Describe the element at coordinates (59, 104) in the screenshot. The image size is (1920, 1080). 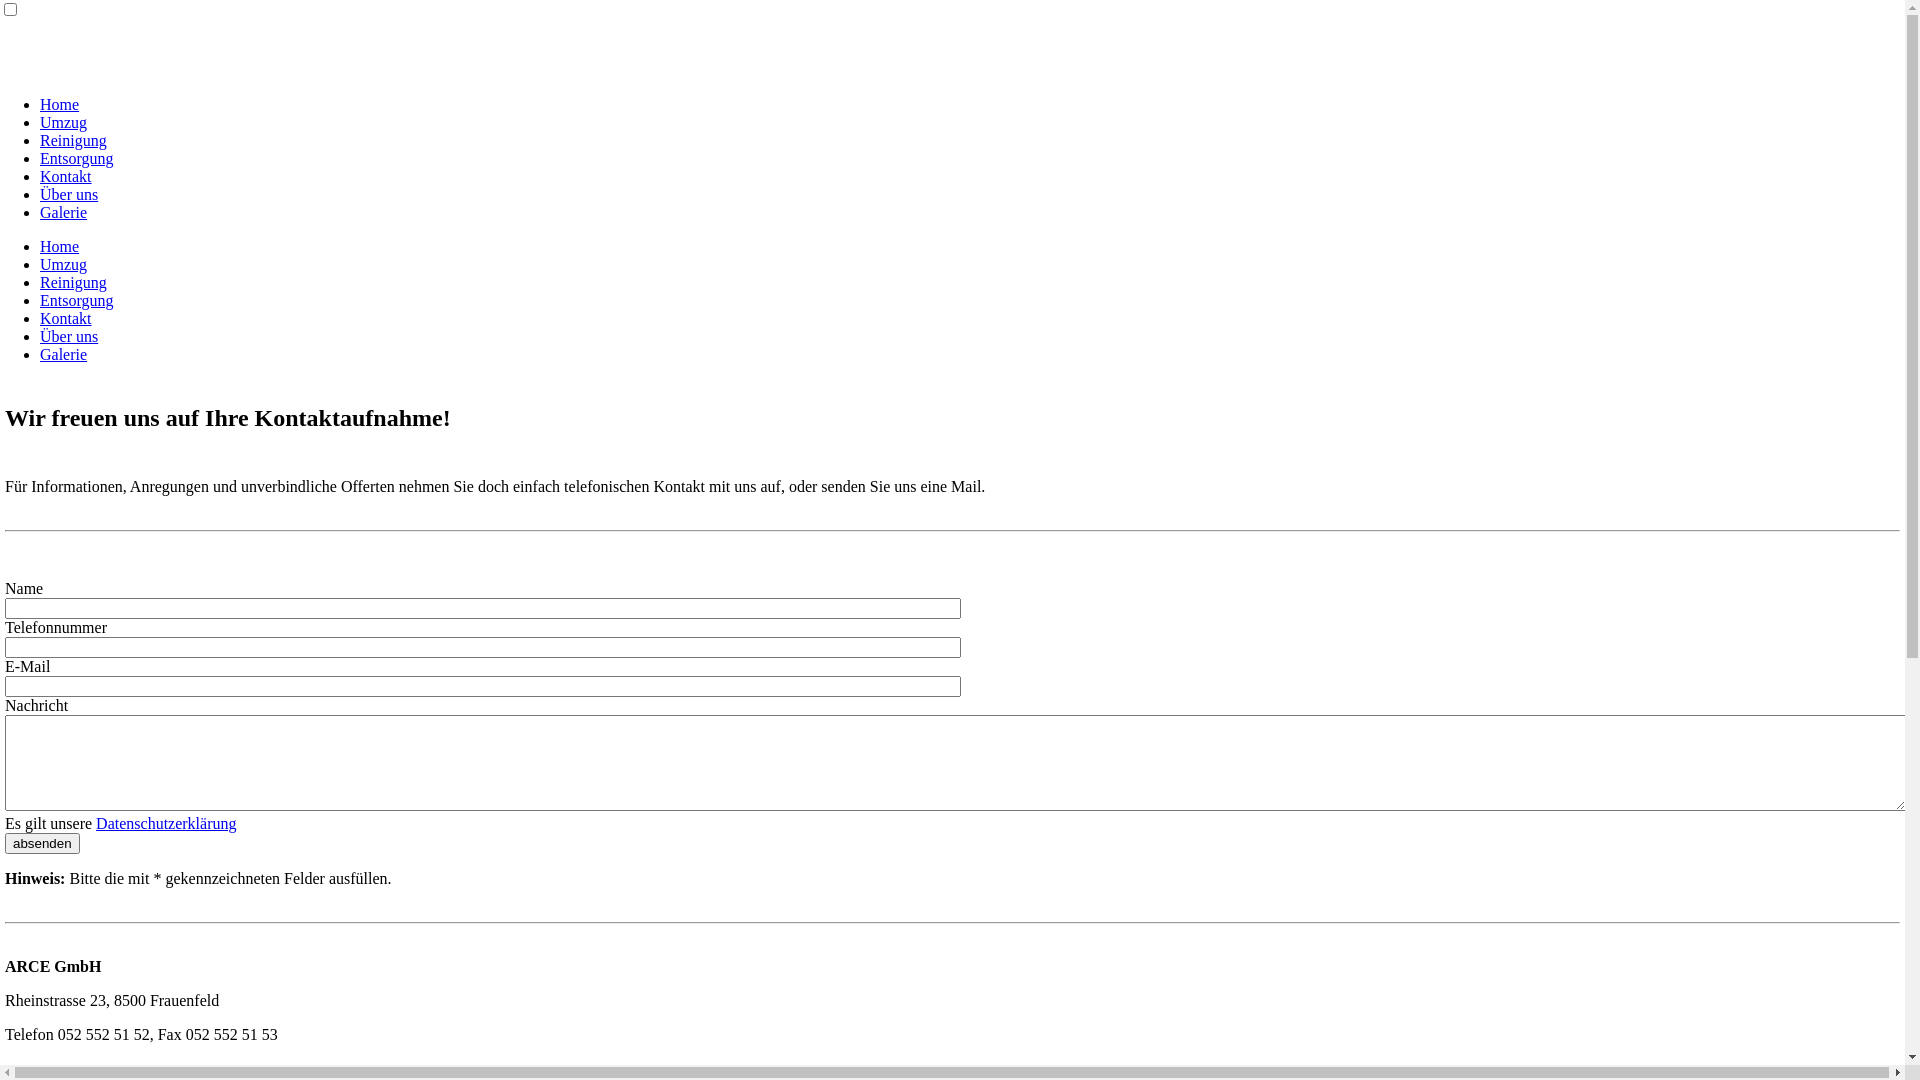
I see `'Home'` at that location.